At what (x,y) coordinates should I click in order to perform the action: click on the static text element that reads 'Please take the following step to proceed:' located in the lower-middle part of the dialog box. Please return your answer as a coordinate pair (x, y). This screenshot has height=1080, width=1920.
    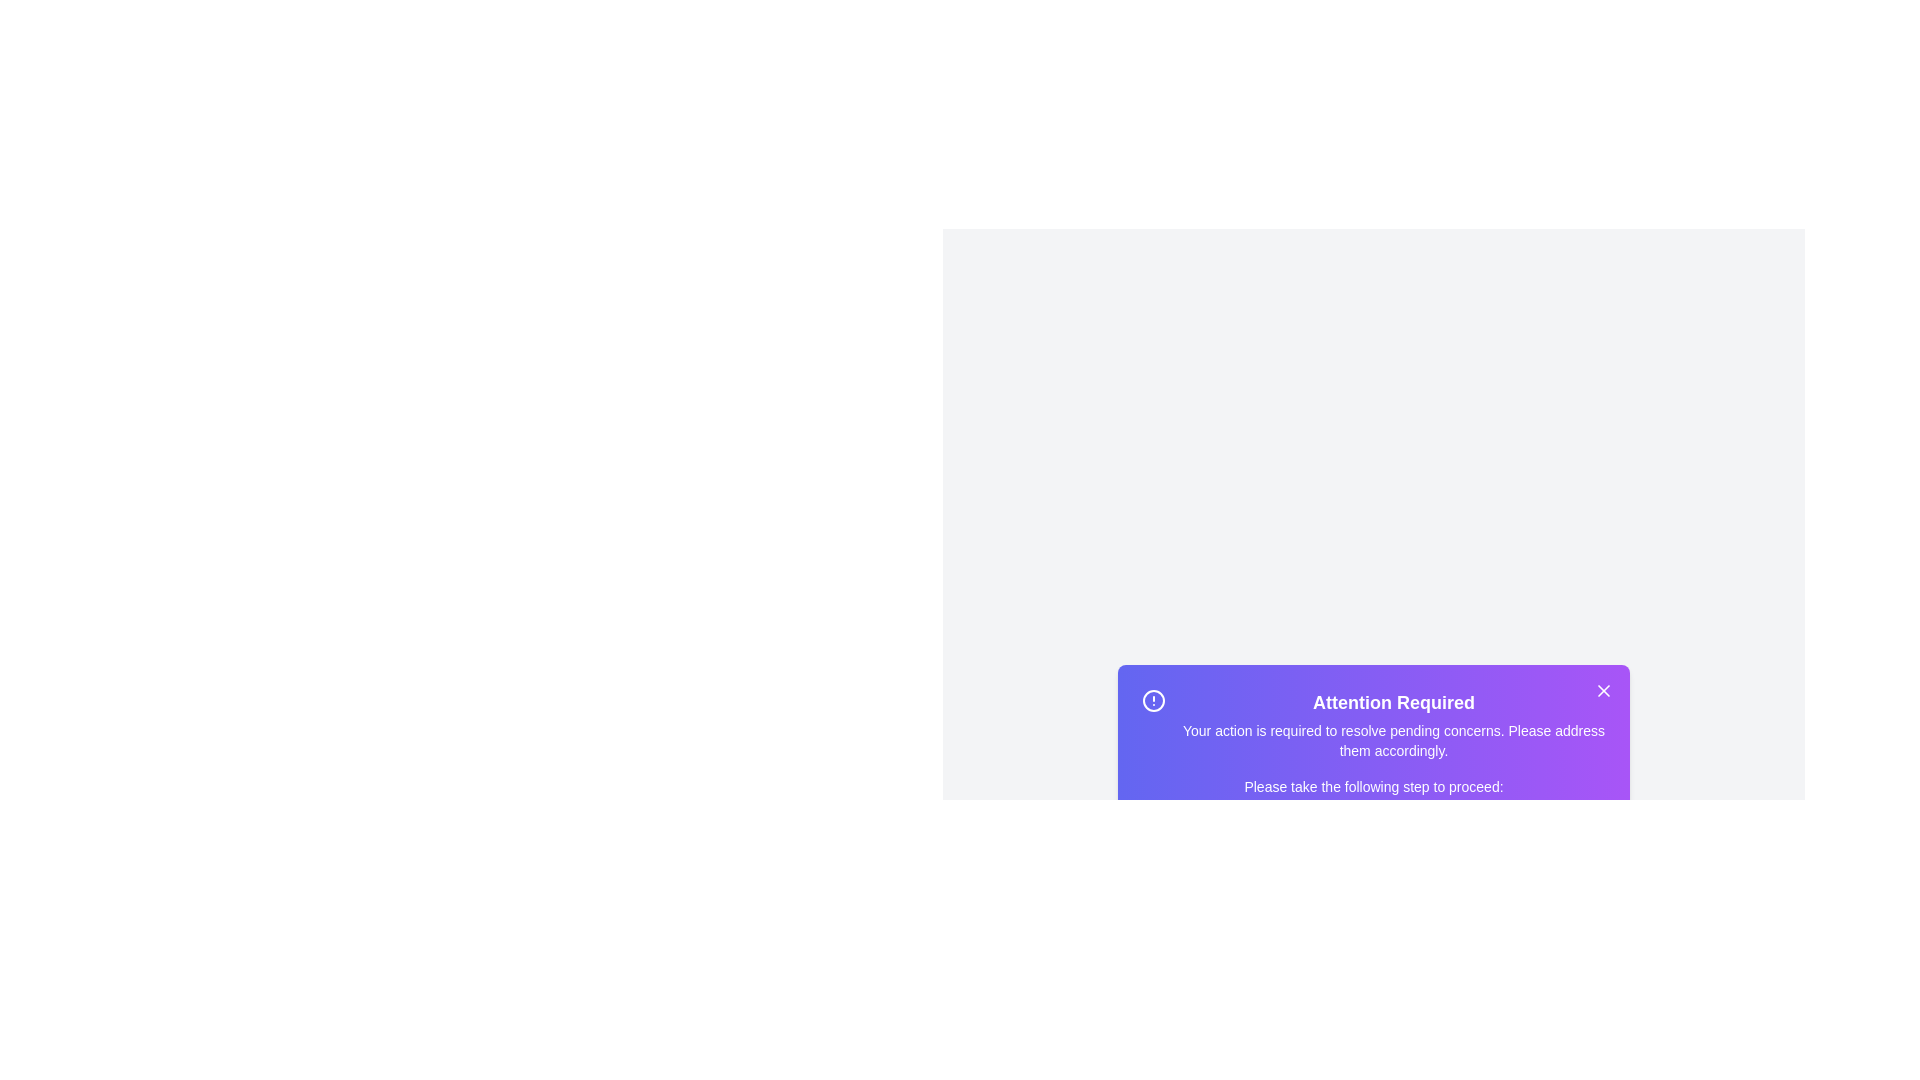
    Looking at the image, I should click on (1372, 785).